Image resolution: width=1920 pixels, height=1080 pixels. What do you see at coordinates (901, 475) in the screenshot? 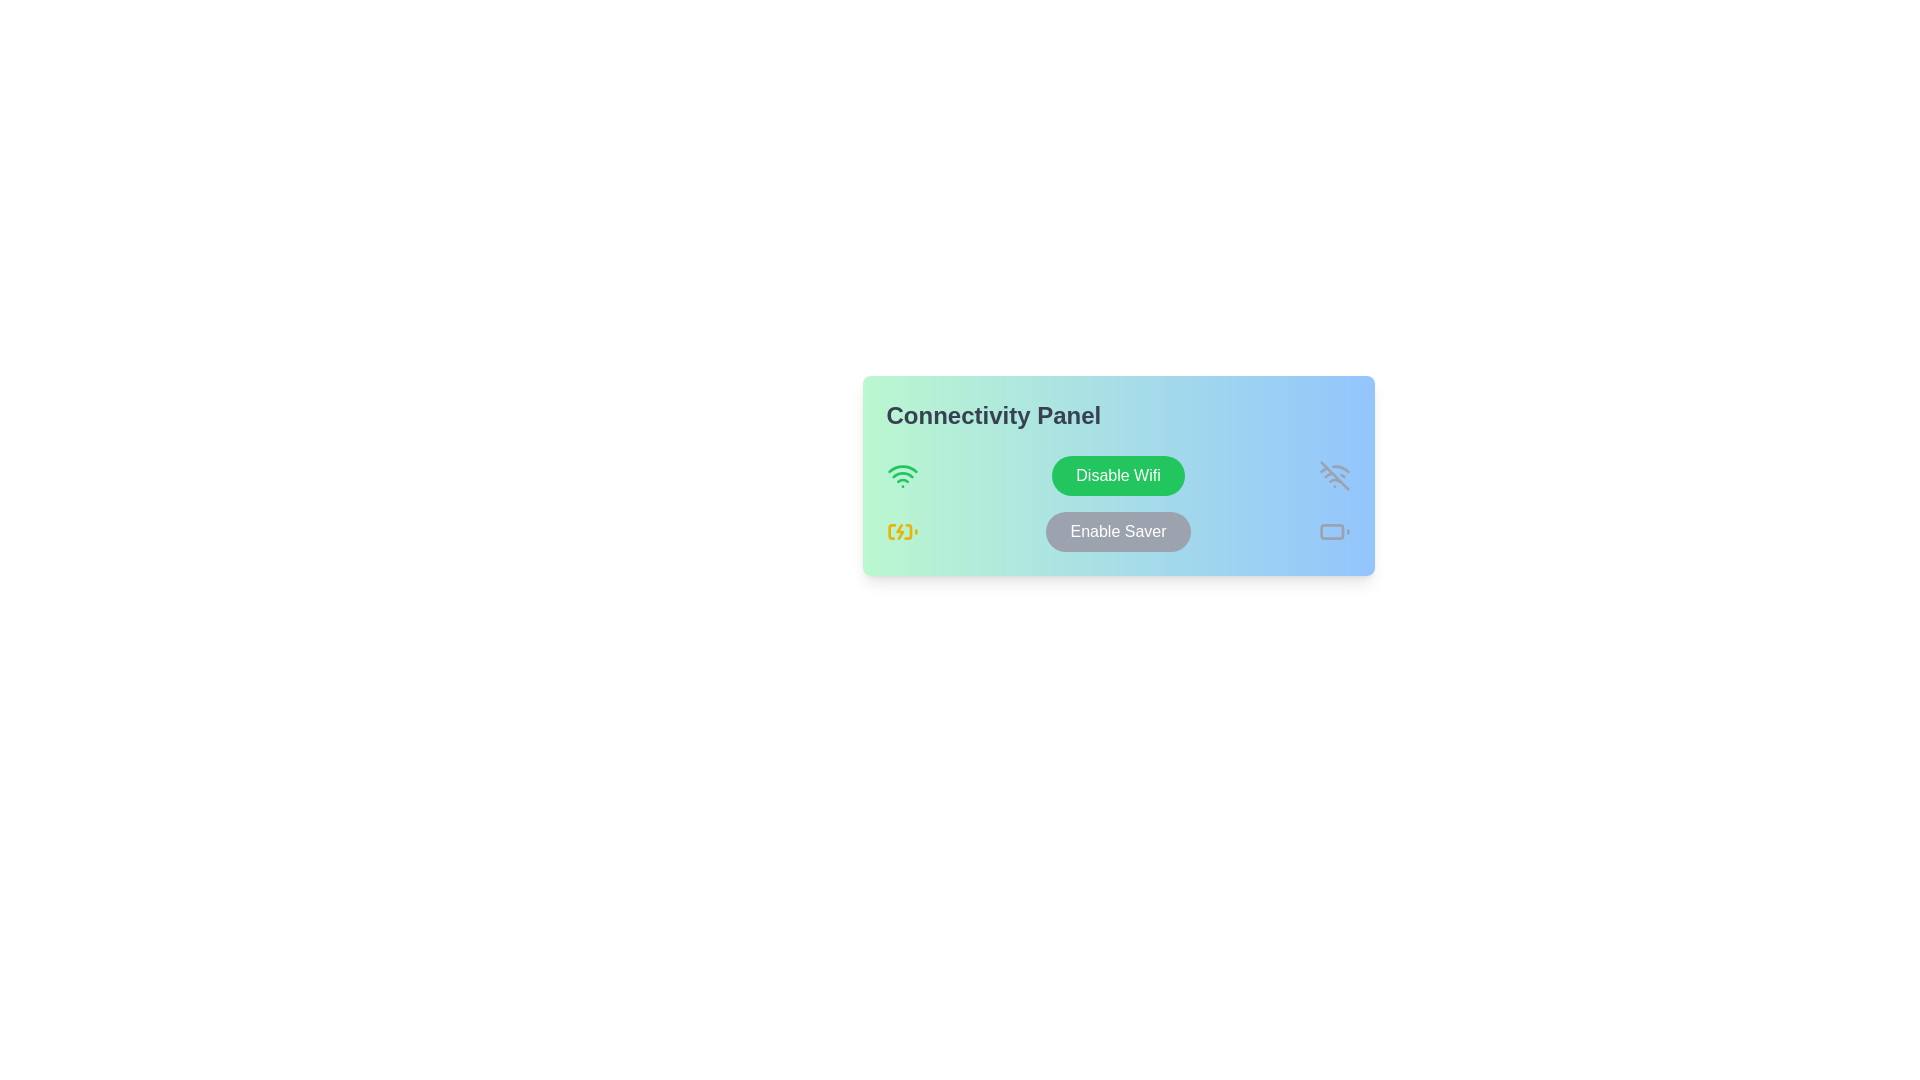
I see `the prominent green Wi-Fi connectivity icon with three radiating arcs located in the 'Connectivity Panel' at the top-left section of the UI` at bounding box center [901, 475].